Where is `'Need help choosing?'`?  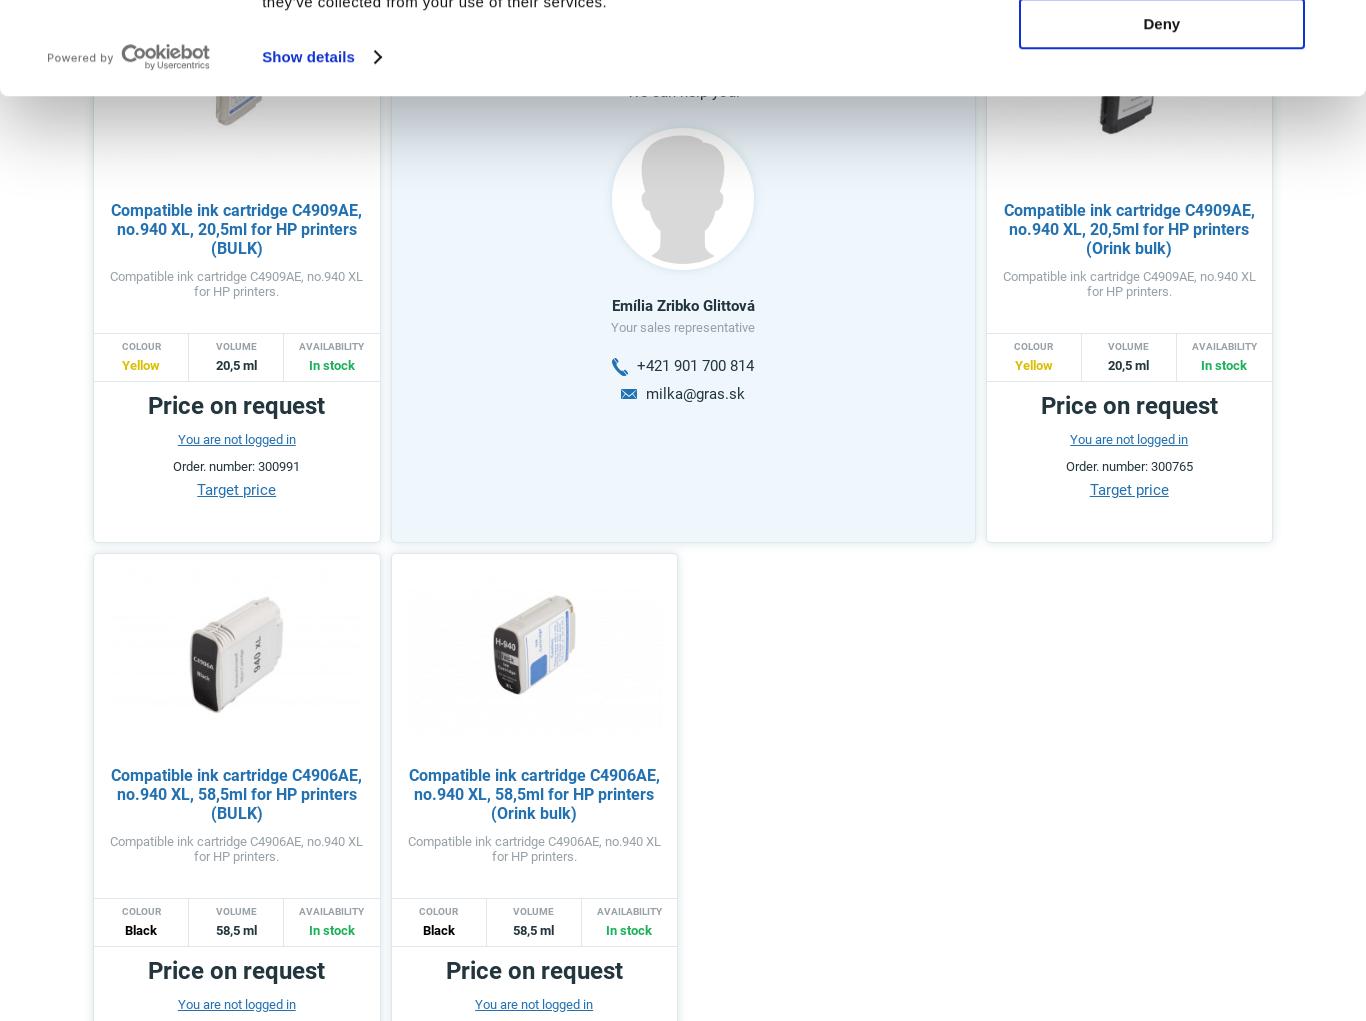 'Need help choosing?' is located at coordinates (597, 38).